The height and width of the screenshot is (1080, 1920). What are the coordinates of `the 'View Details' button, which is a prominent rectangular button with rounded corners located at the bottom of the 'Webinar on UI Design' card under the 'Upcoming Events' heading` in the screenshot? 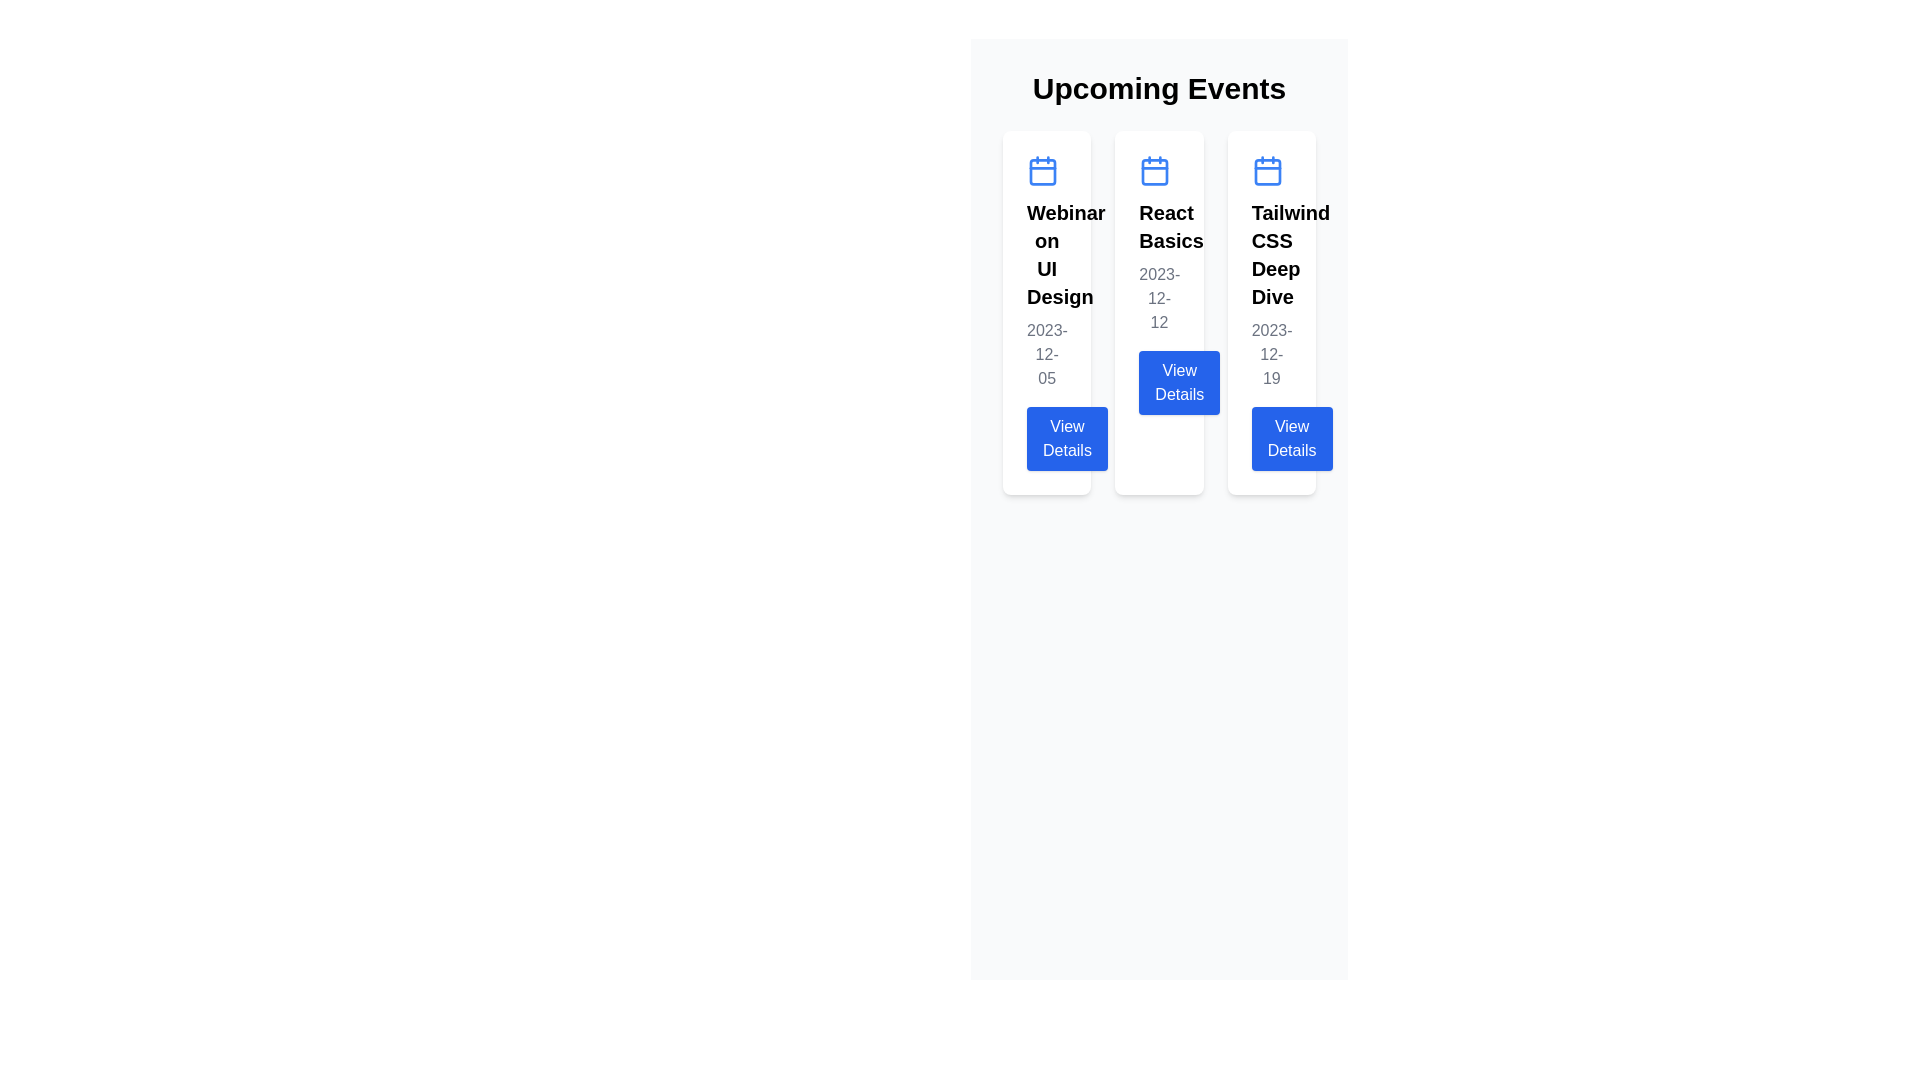 It's located at (1066, 438).